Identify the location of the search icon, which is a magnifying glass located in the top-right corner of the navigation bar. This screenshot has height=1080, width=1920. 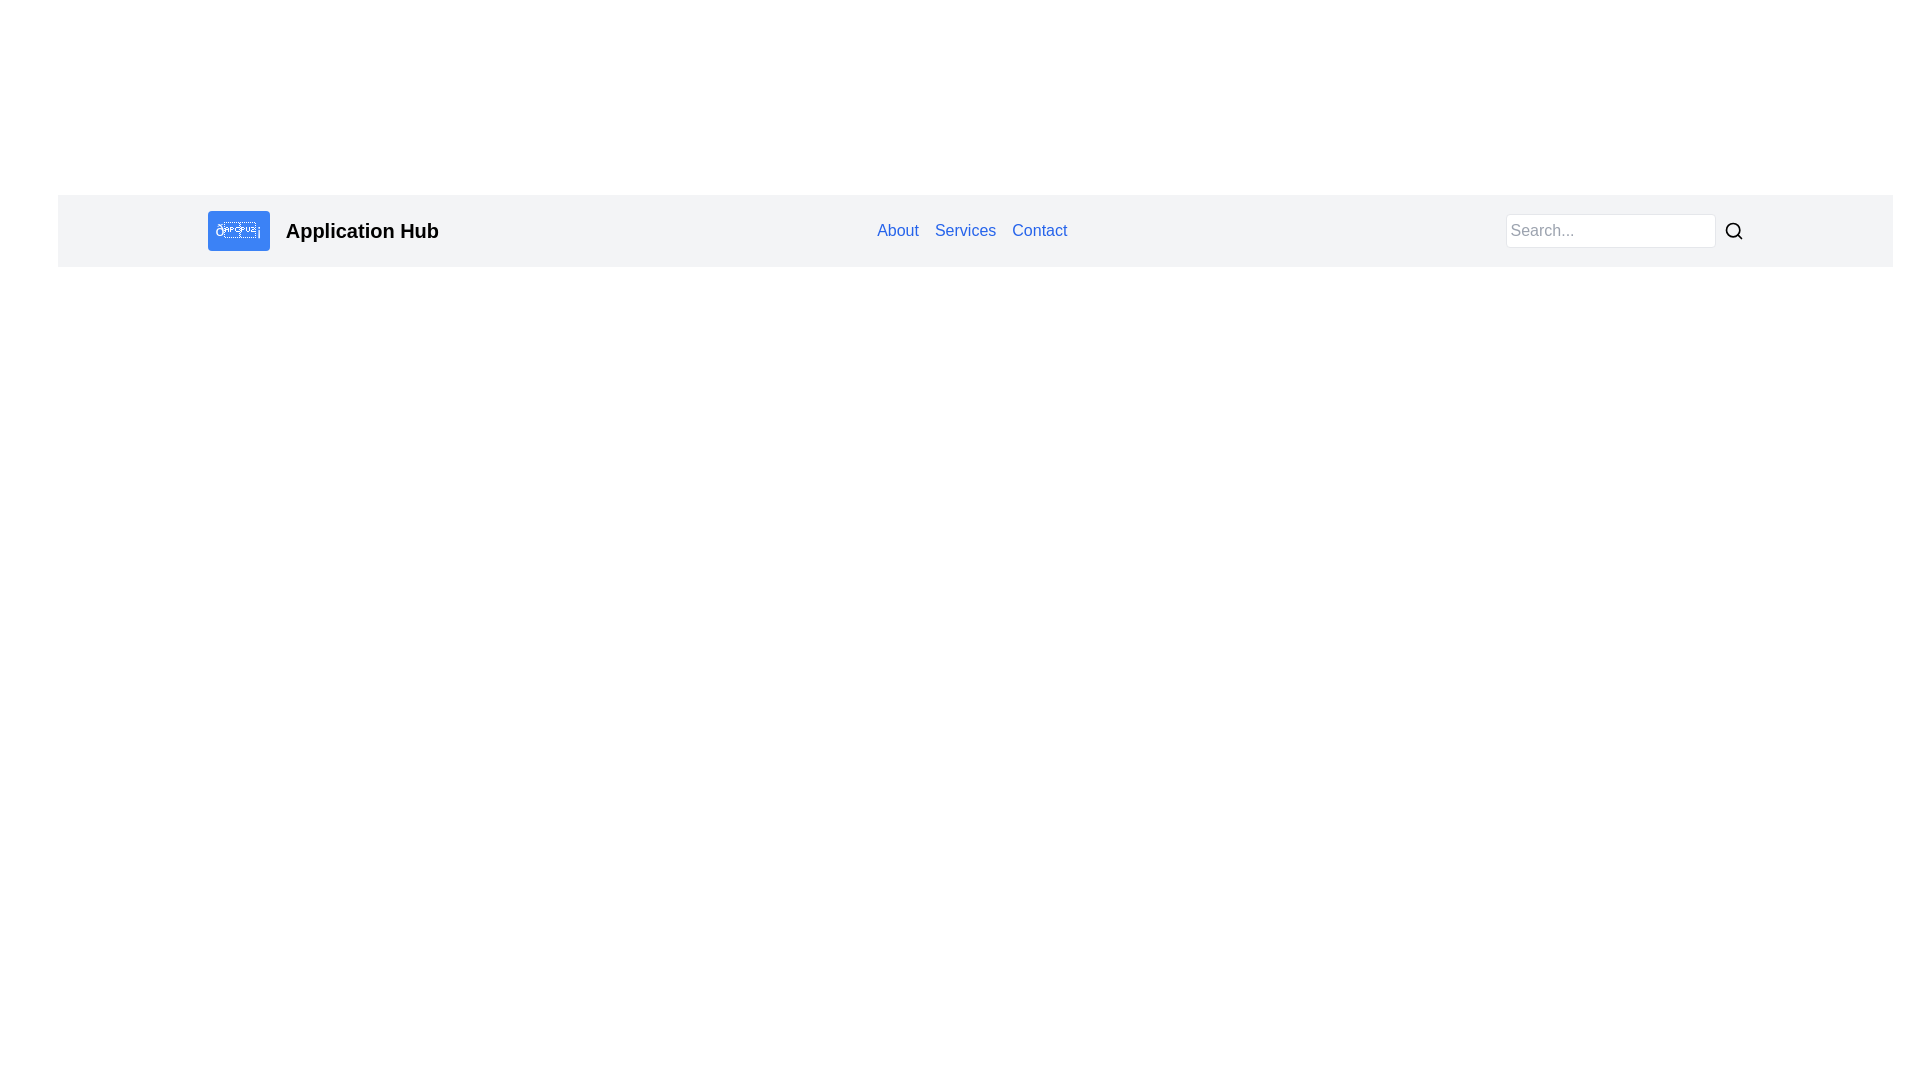
(1732, 230).